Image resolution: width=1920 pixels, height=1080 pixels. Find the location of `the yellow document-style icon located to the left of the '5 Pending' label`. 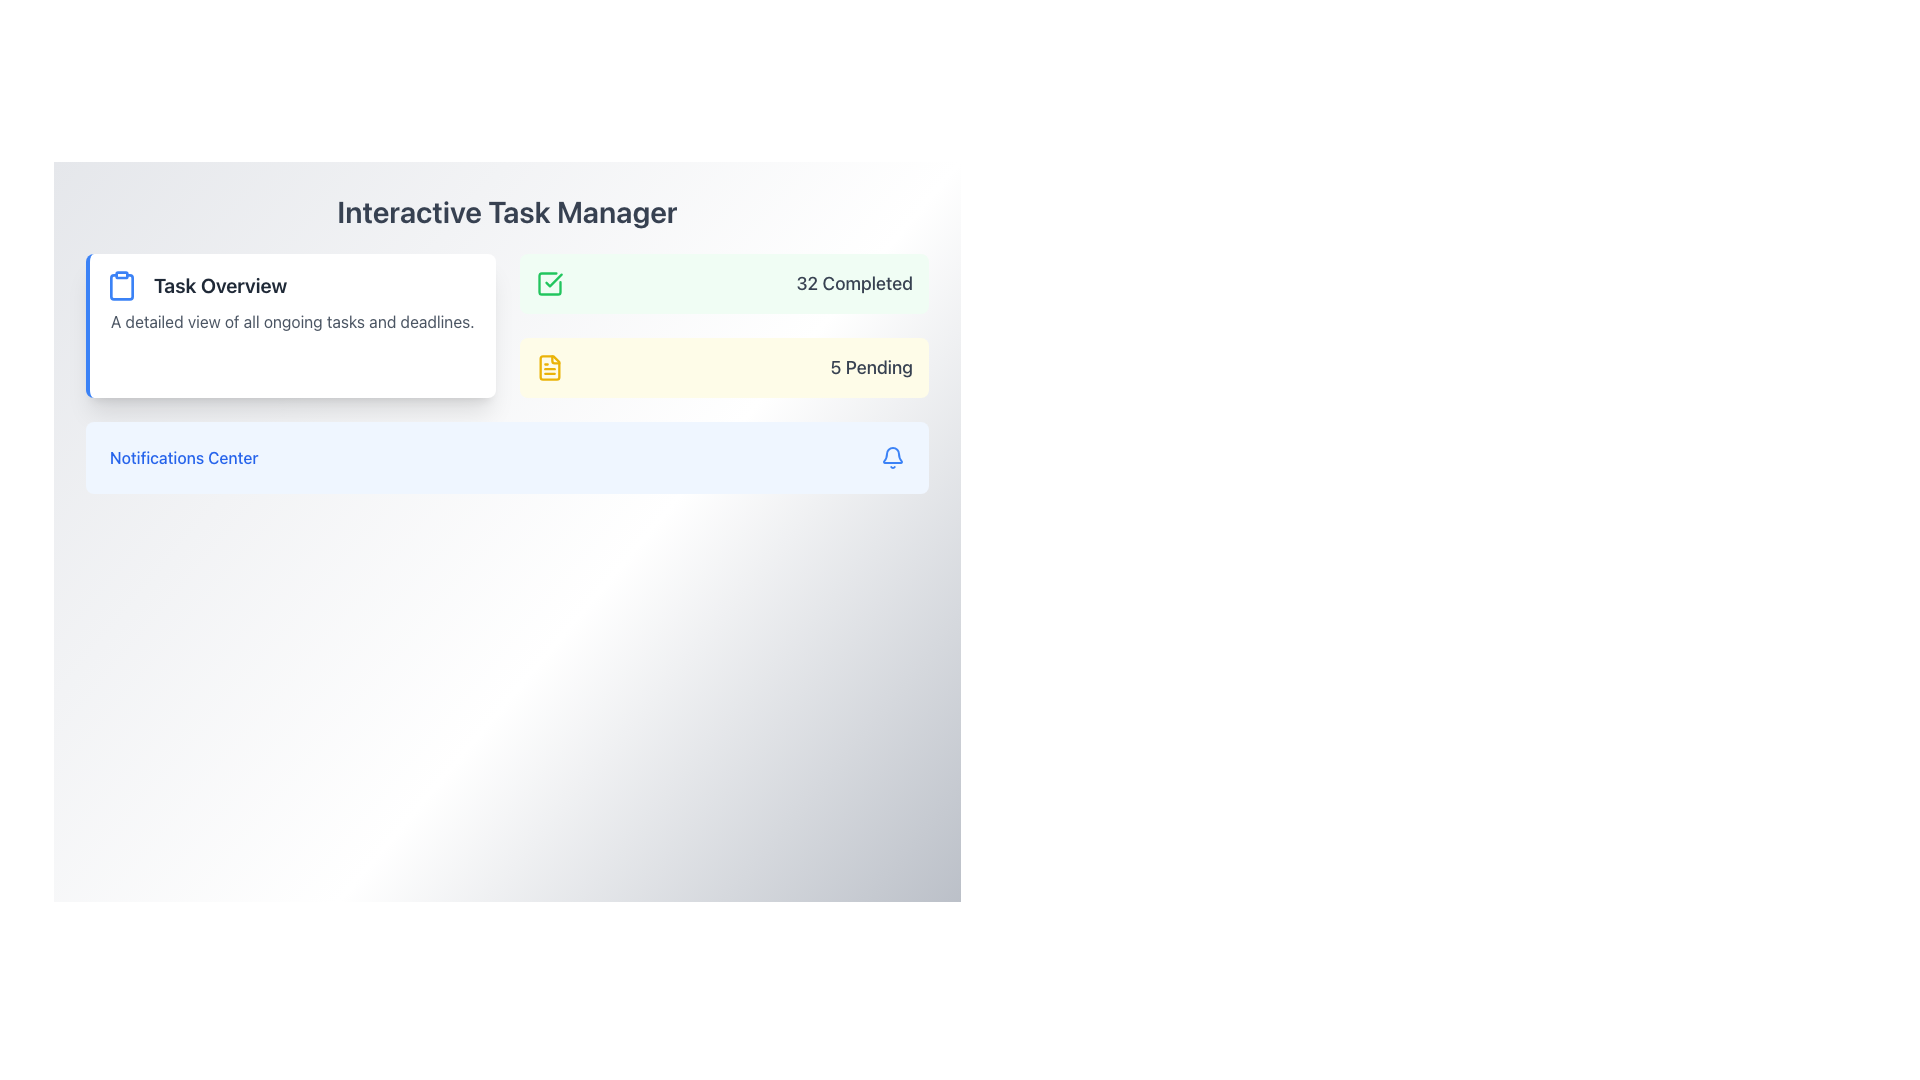

the yellow document-style icon located to the left of the '5 Pending' label is located at coordinates (549, 367).